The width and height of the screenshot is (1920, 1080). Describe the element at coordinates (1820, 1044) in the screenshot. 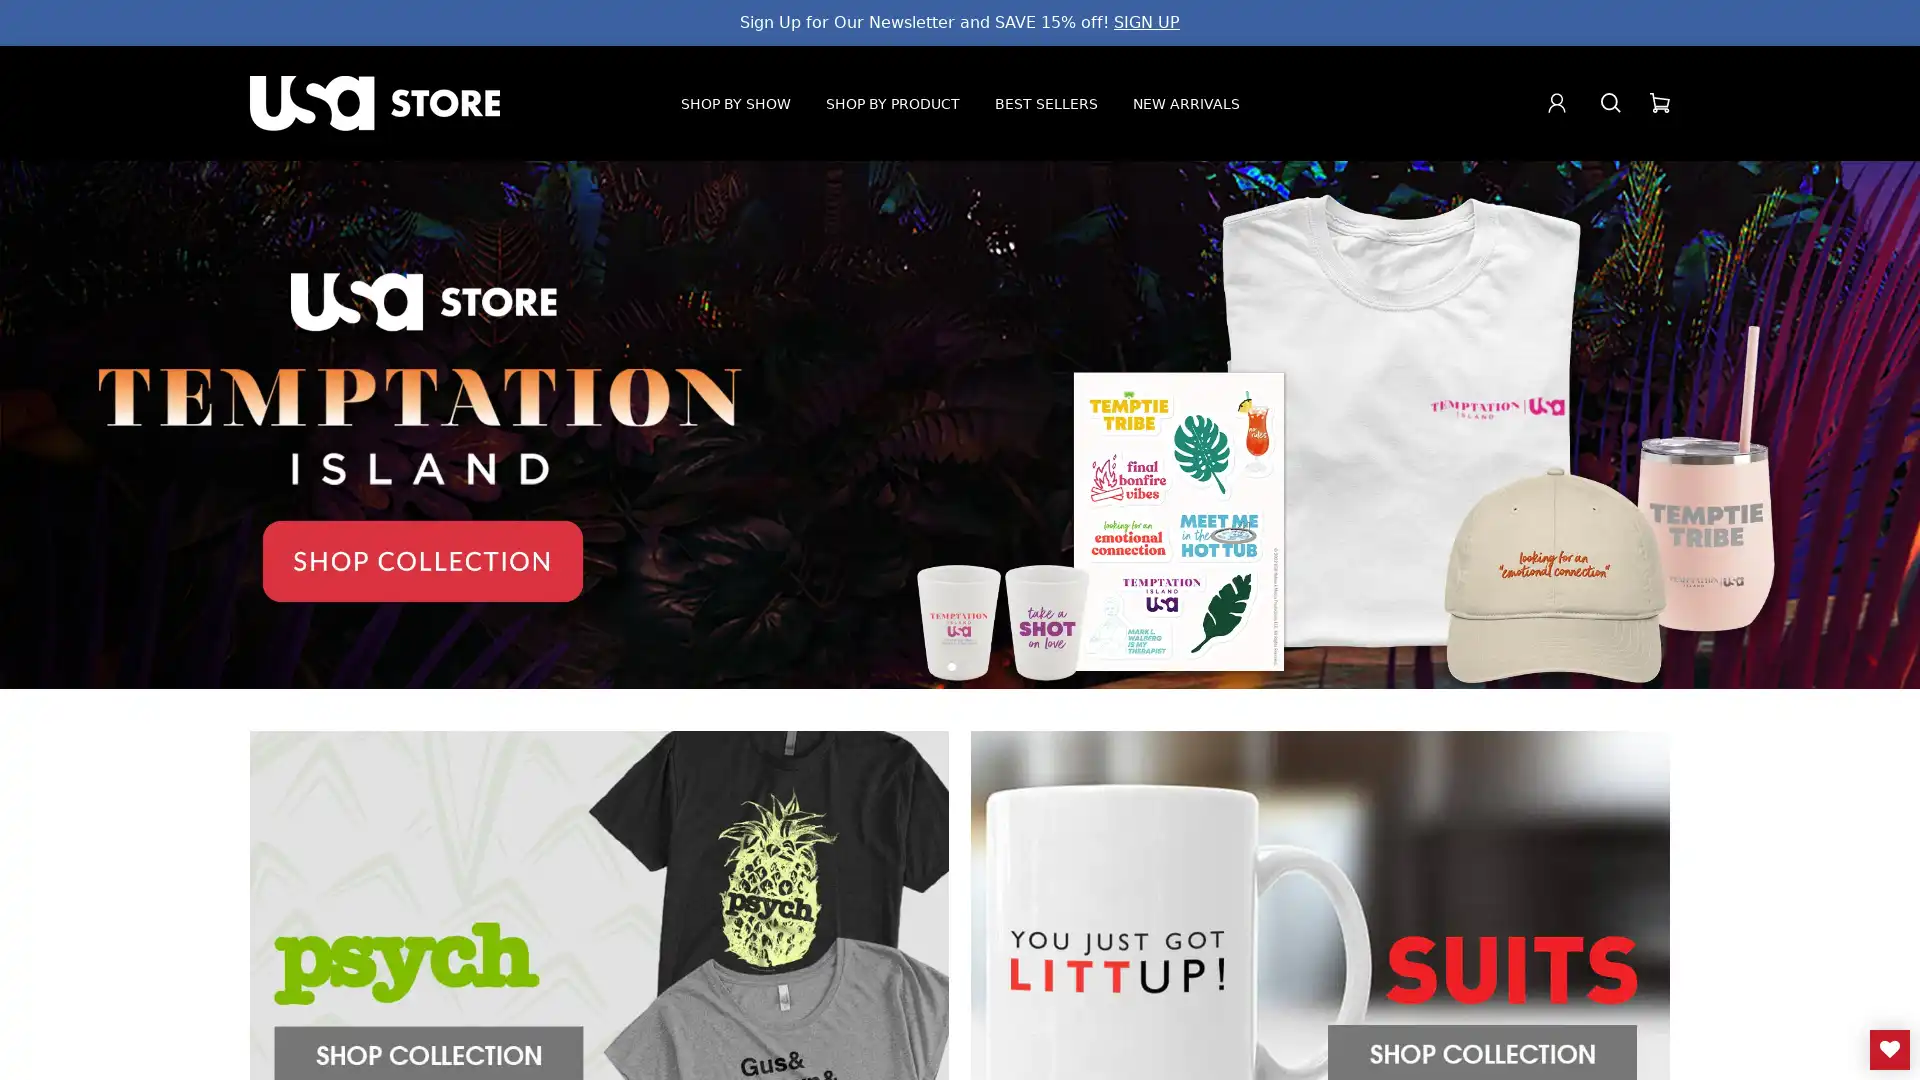

I see `Accept All` at that location.